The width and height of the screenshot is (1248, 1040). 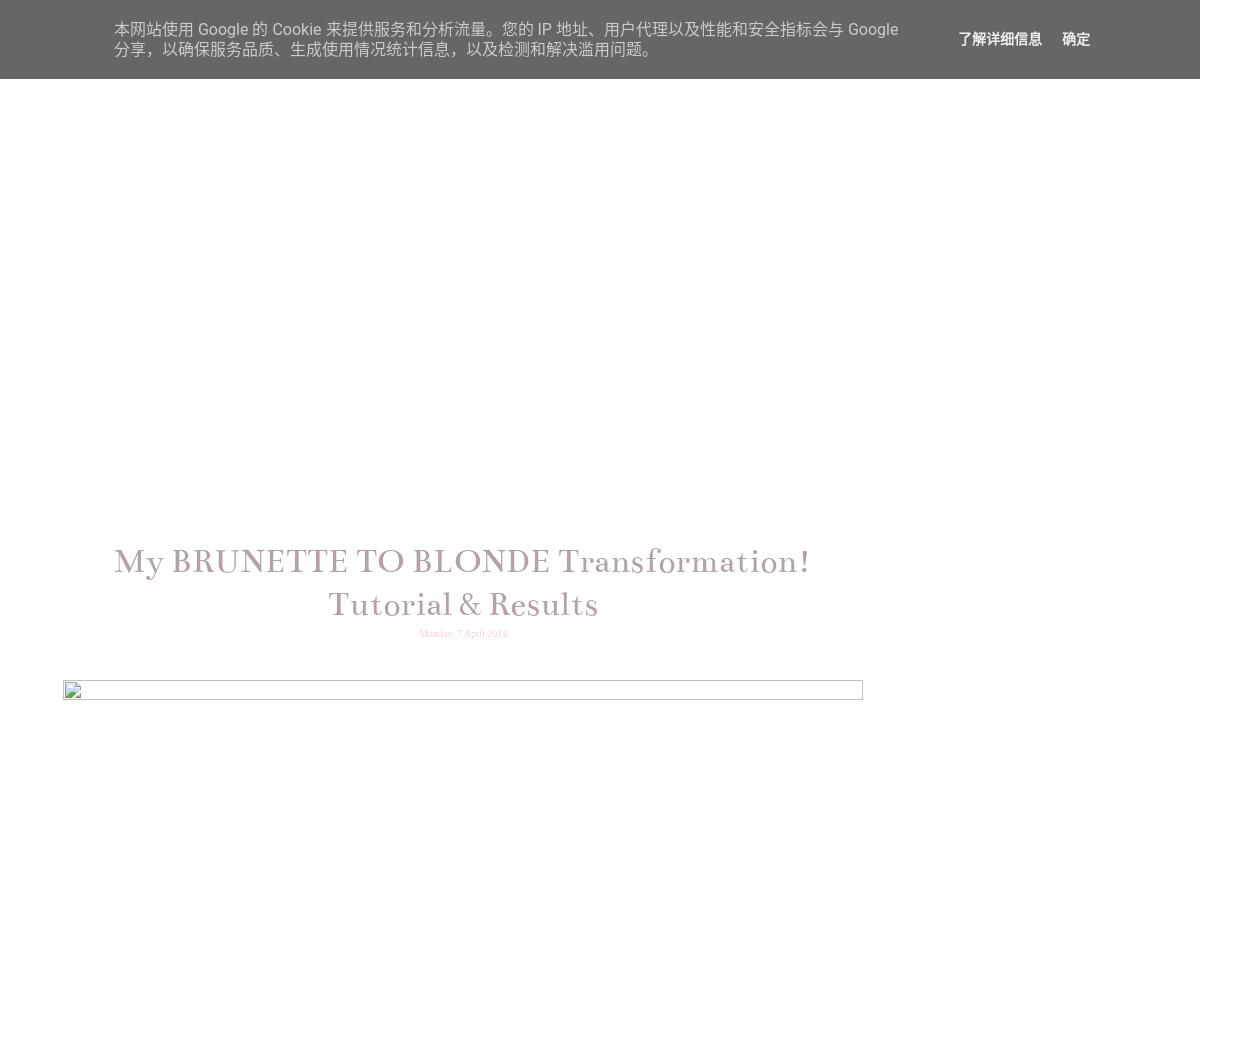 What do you see at coordinates (864, 71) in the screenshot?
I see `'FASHION'` at bounding box center [864, 71].